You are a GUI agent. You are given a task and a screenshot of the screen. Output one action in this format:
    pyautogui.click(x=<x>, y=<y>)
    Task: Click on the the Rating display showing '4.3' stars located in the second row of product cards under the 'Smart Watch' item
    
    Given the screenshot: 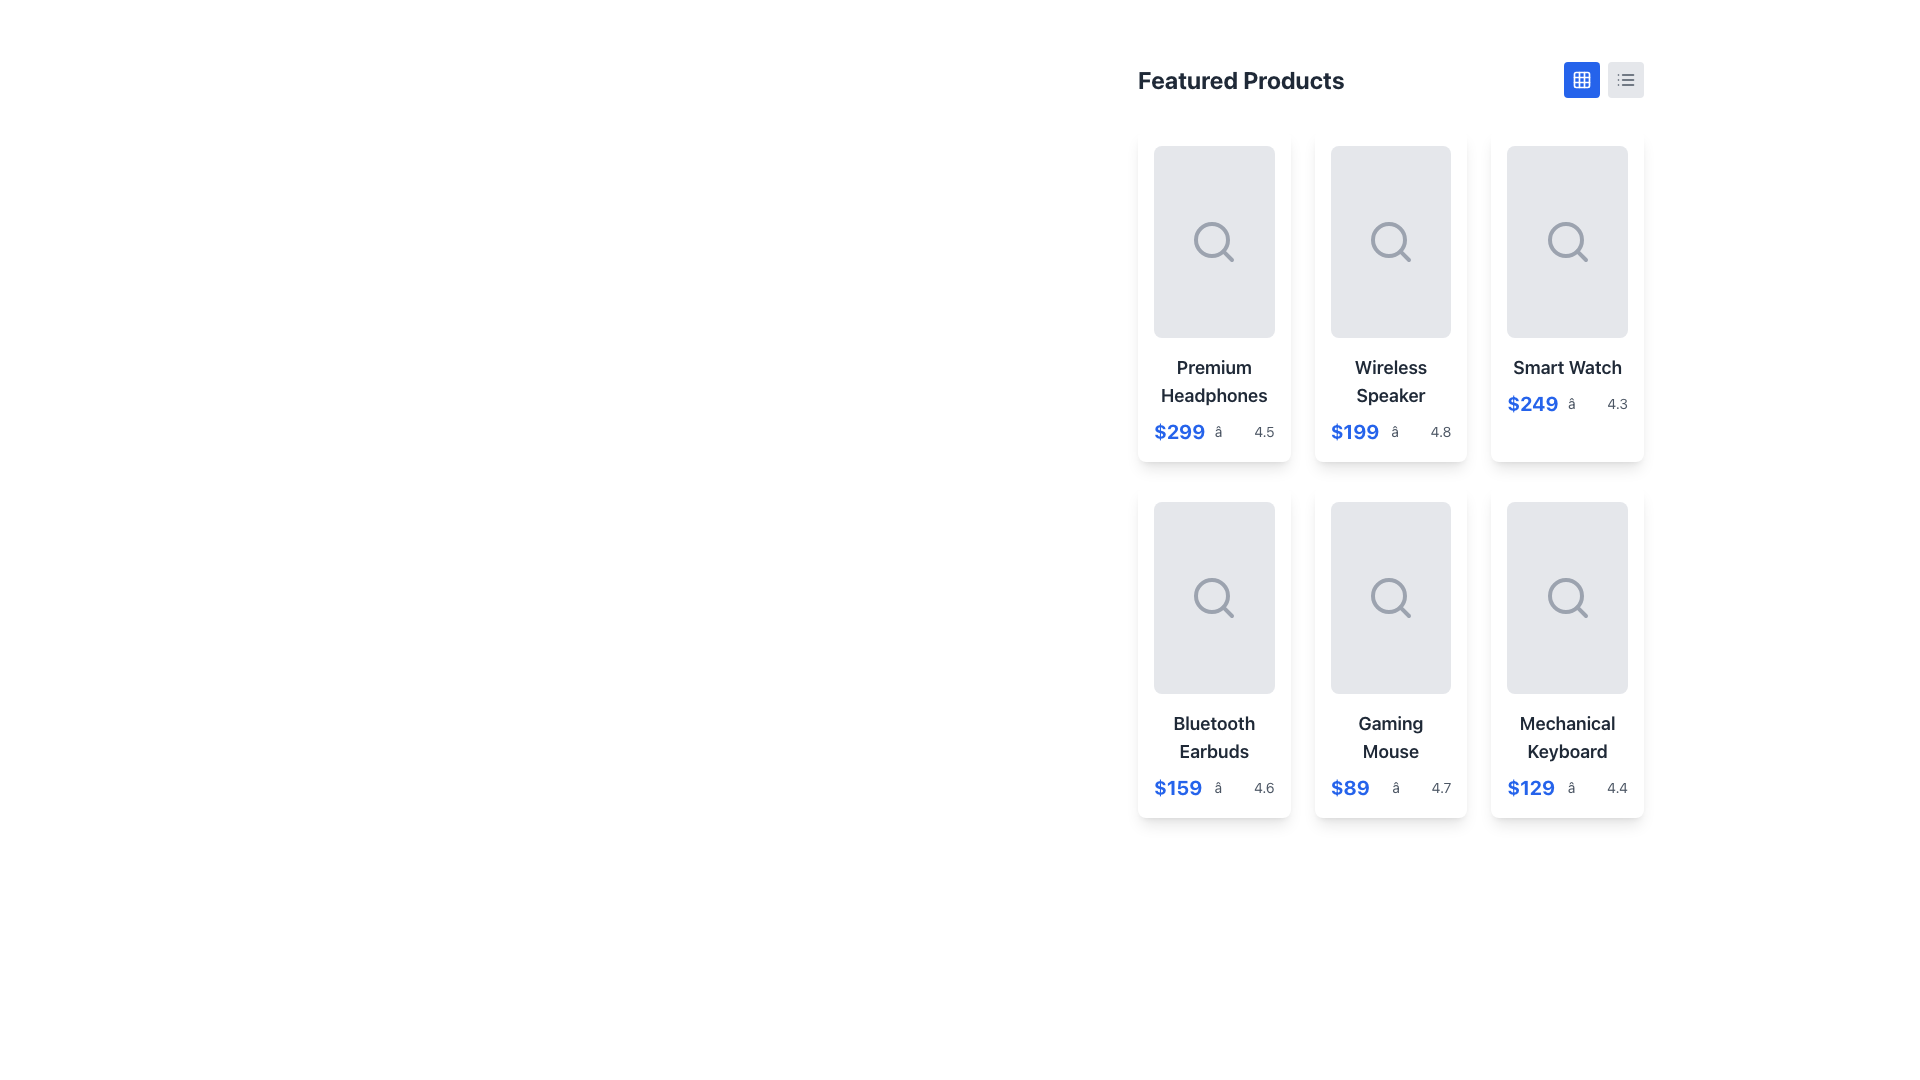 What is the action you would take?
    pyautogui.click(x=1597, y=404)
    